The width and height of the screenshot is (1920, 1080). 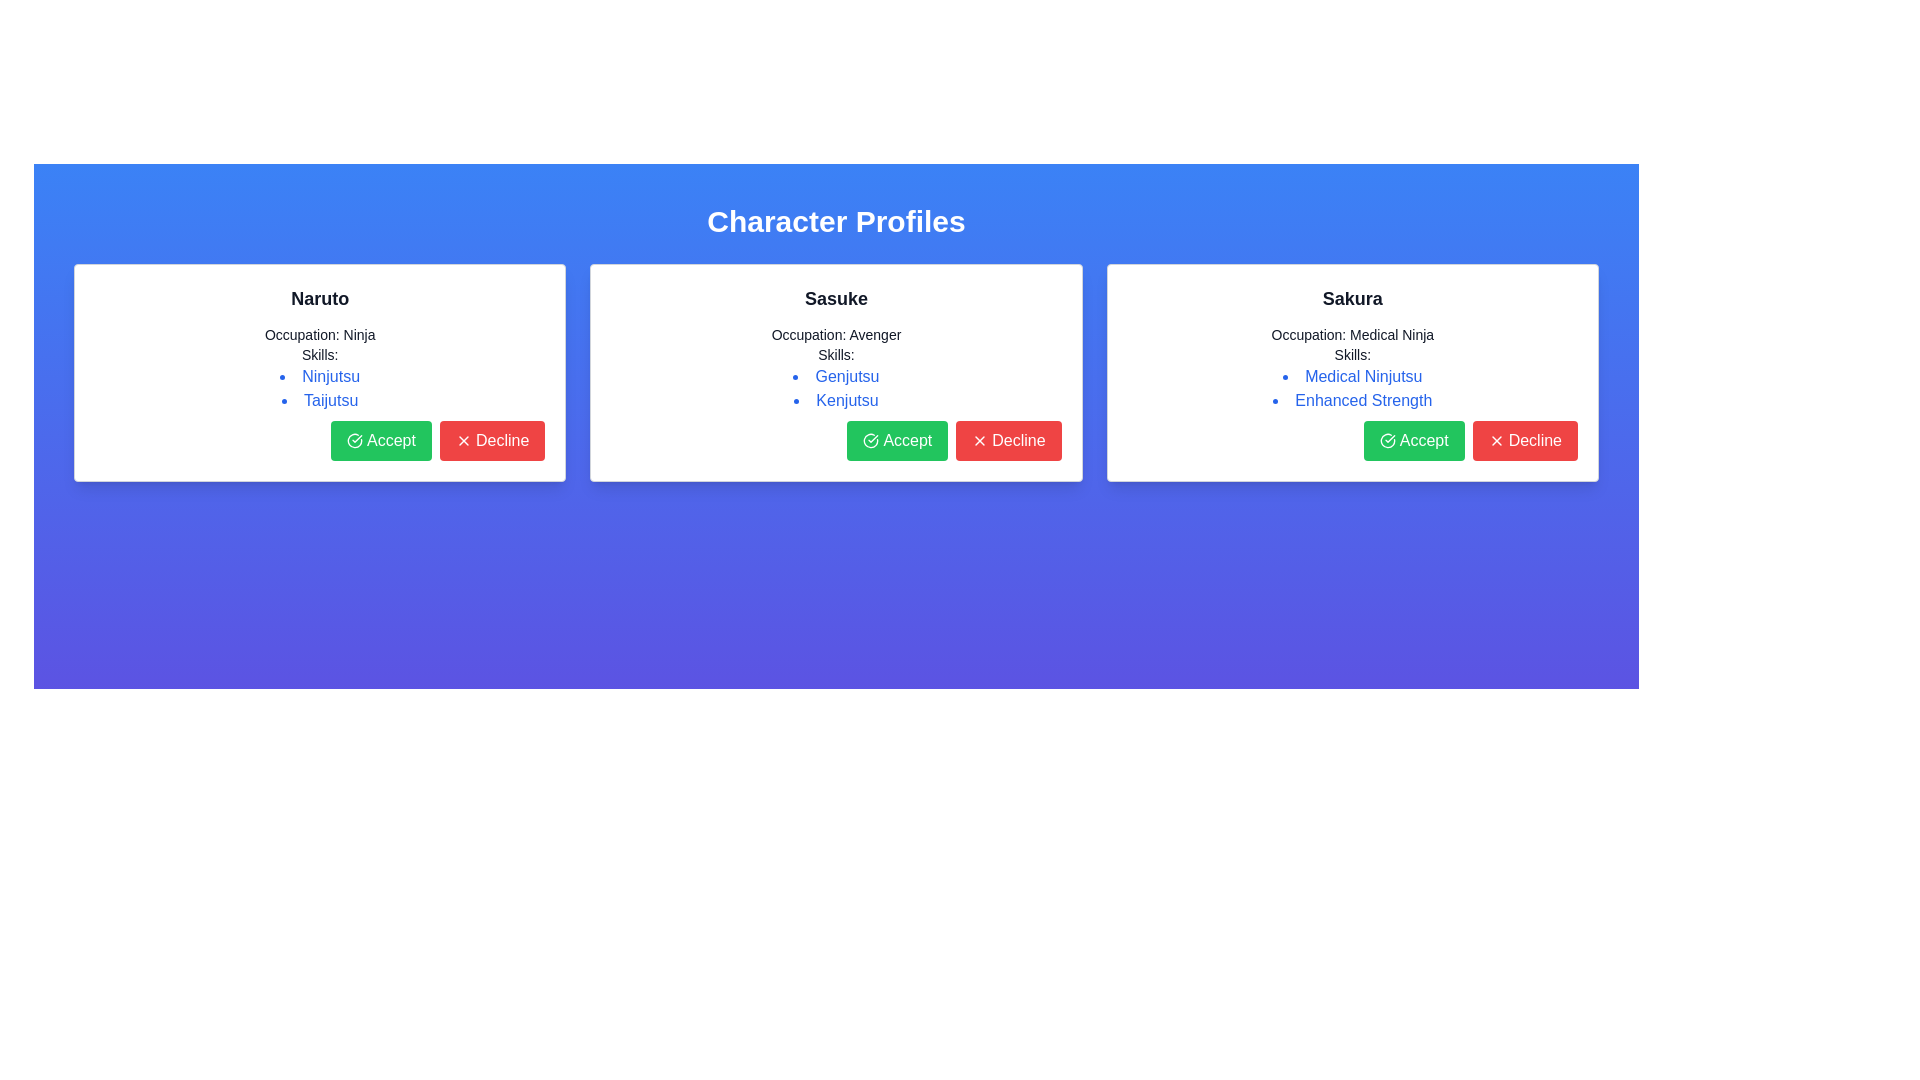 I want to click on the text 'Medical Ninjutsu' in blue font which is the first item in the bulleted list under the 'Skills' section of Sakura's character card, so click(x=1352, y=377).